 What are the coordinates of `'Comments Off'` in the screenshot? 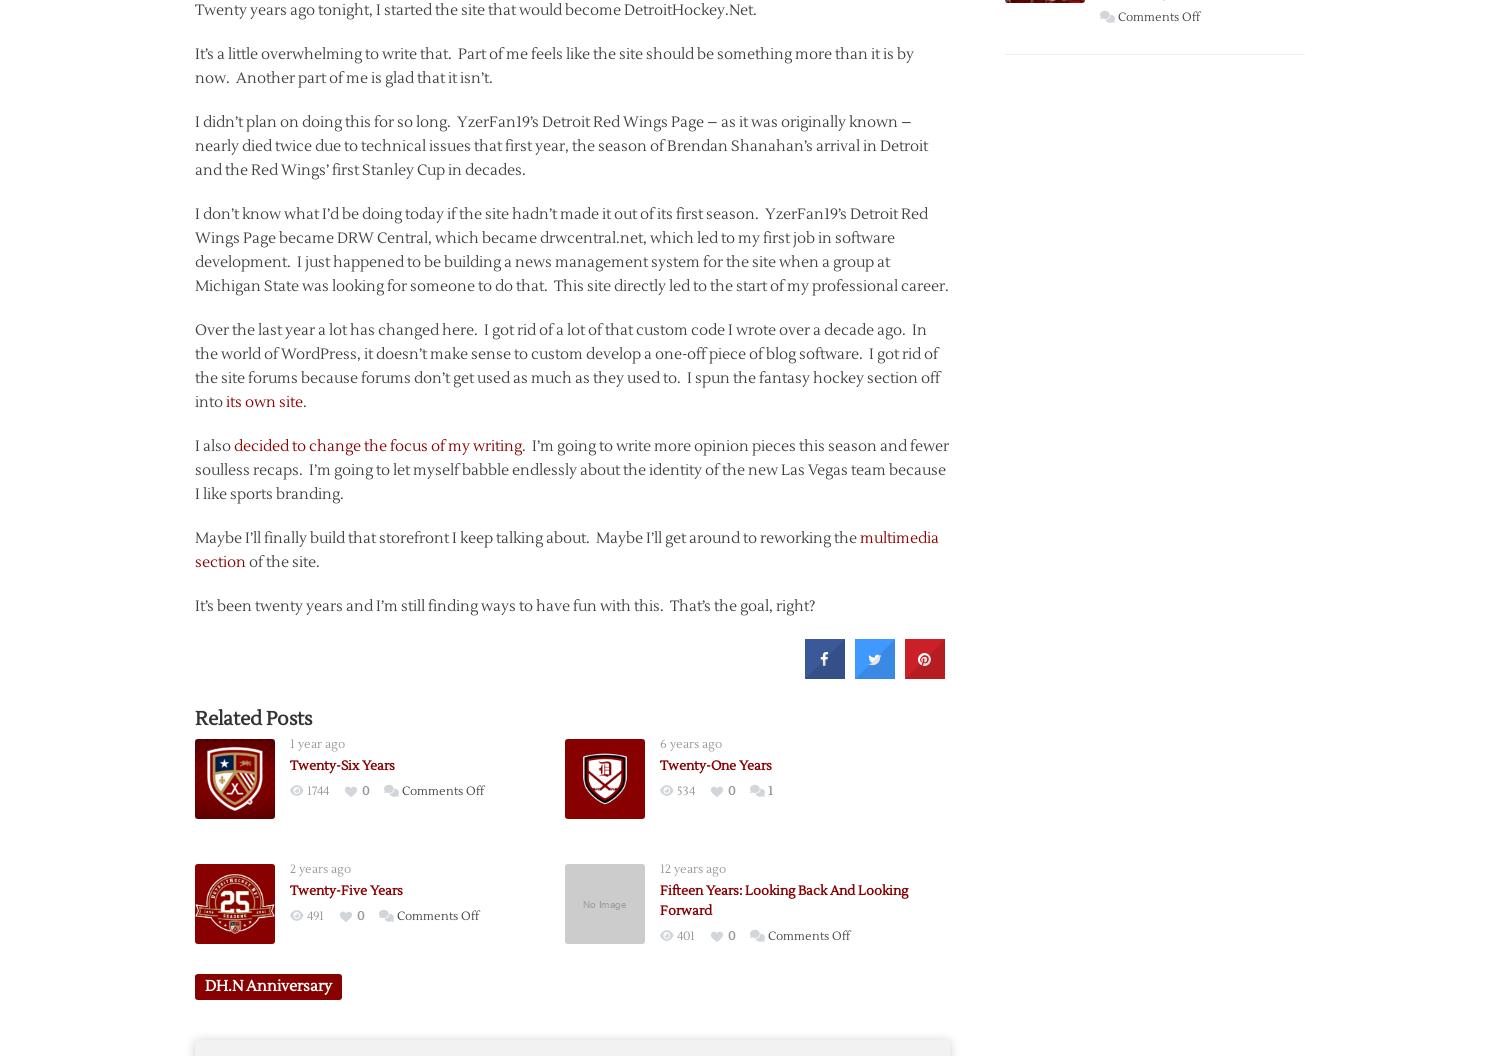 It's located at (1159, 17).